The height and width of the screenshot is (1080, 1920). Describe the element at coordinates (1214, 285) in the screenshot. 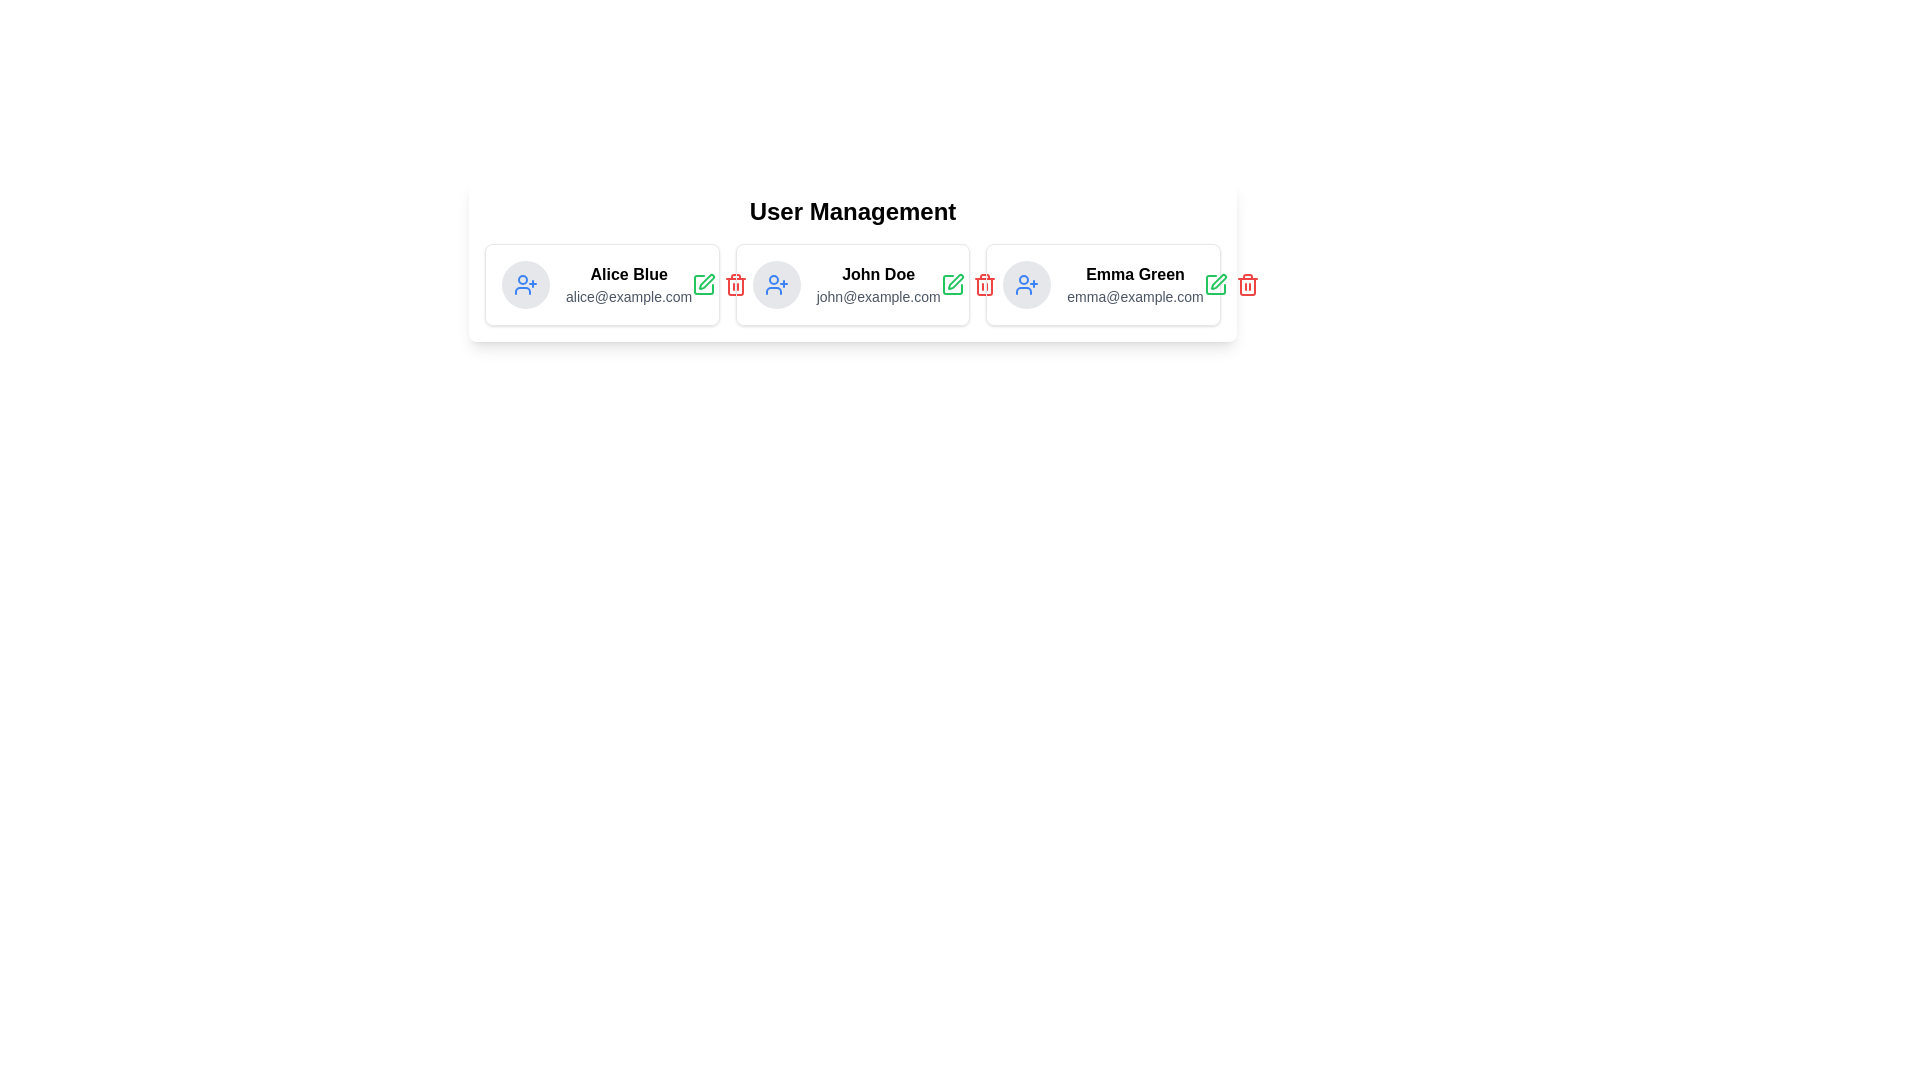

I see `the edit icon graphic component located on the rightmost side of the user details for Emma Green, which signifies editing capability` at that location.